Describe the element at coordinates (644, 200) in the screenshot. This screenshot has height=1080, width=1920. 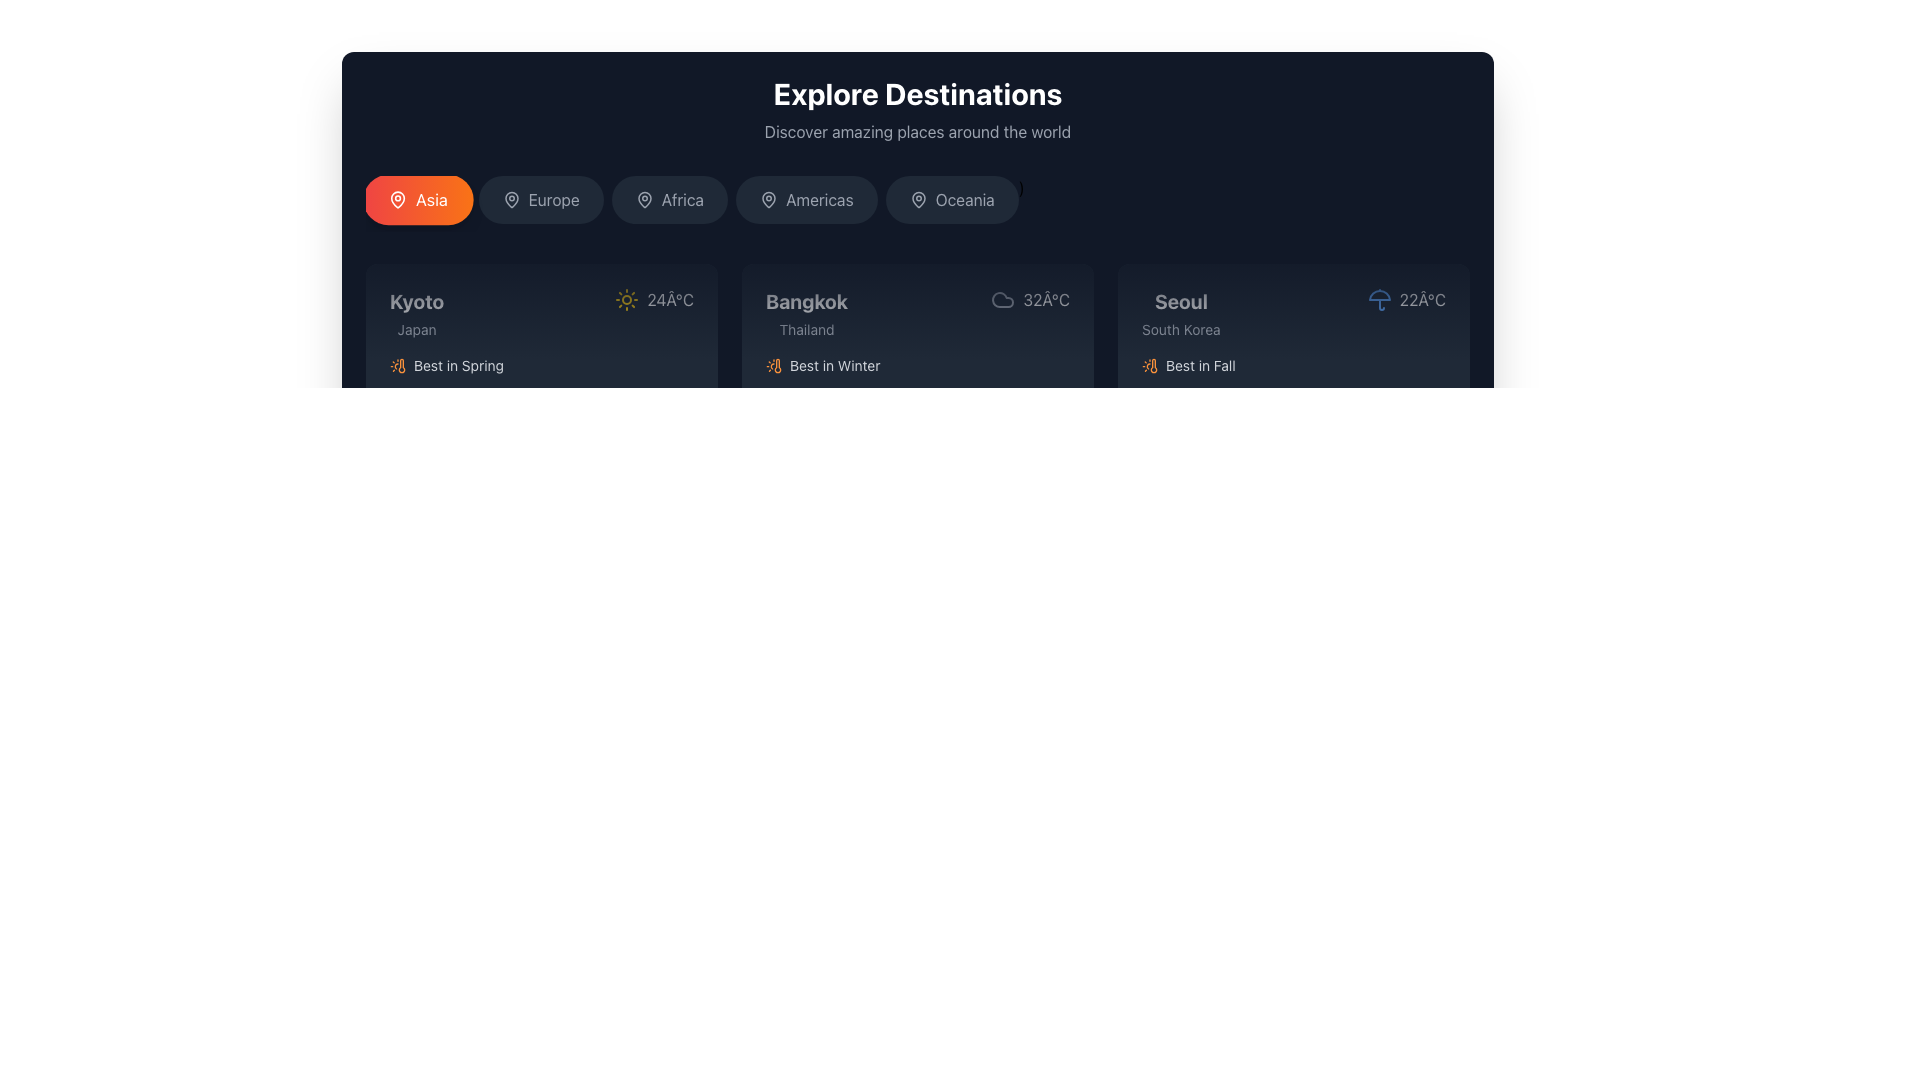
I see `the small pin icon styled as a location marker located next to the text label 'Africa'` at that location.